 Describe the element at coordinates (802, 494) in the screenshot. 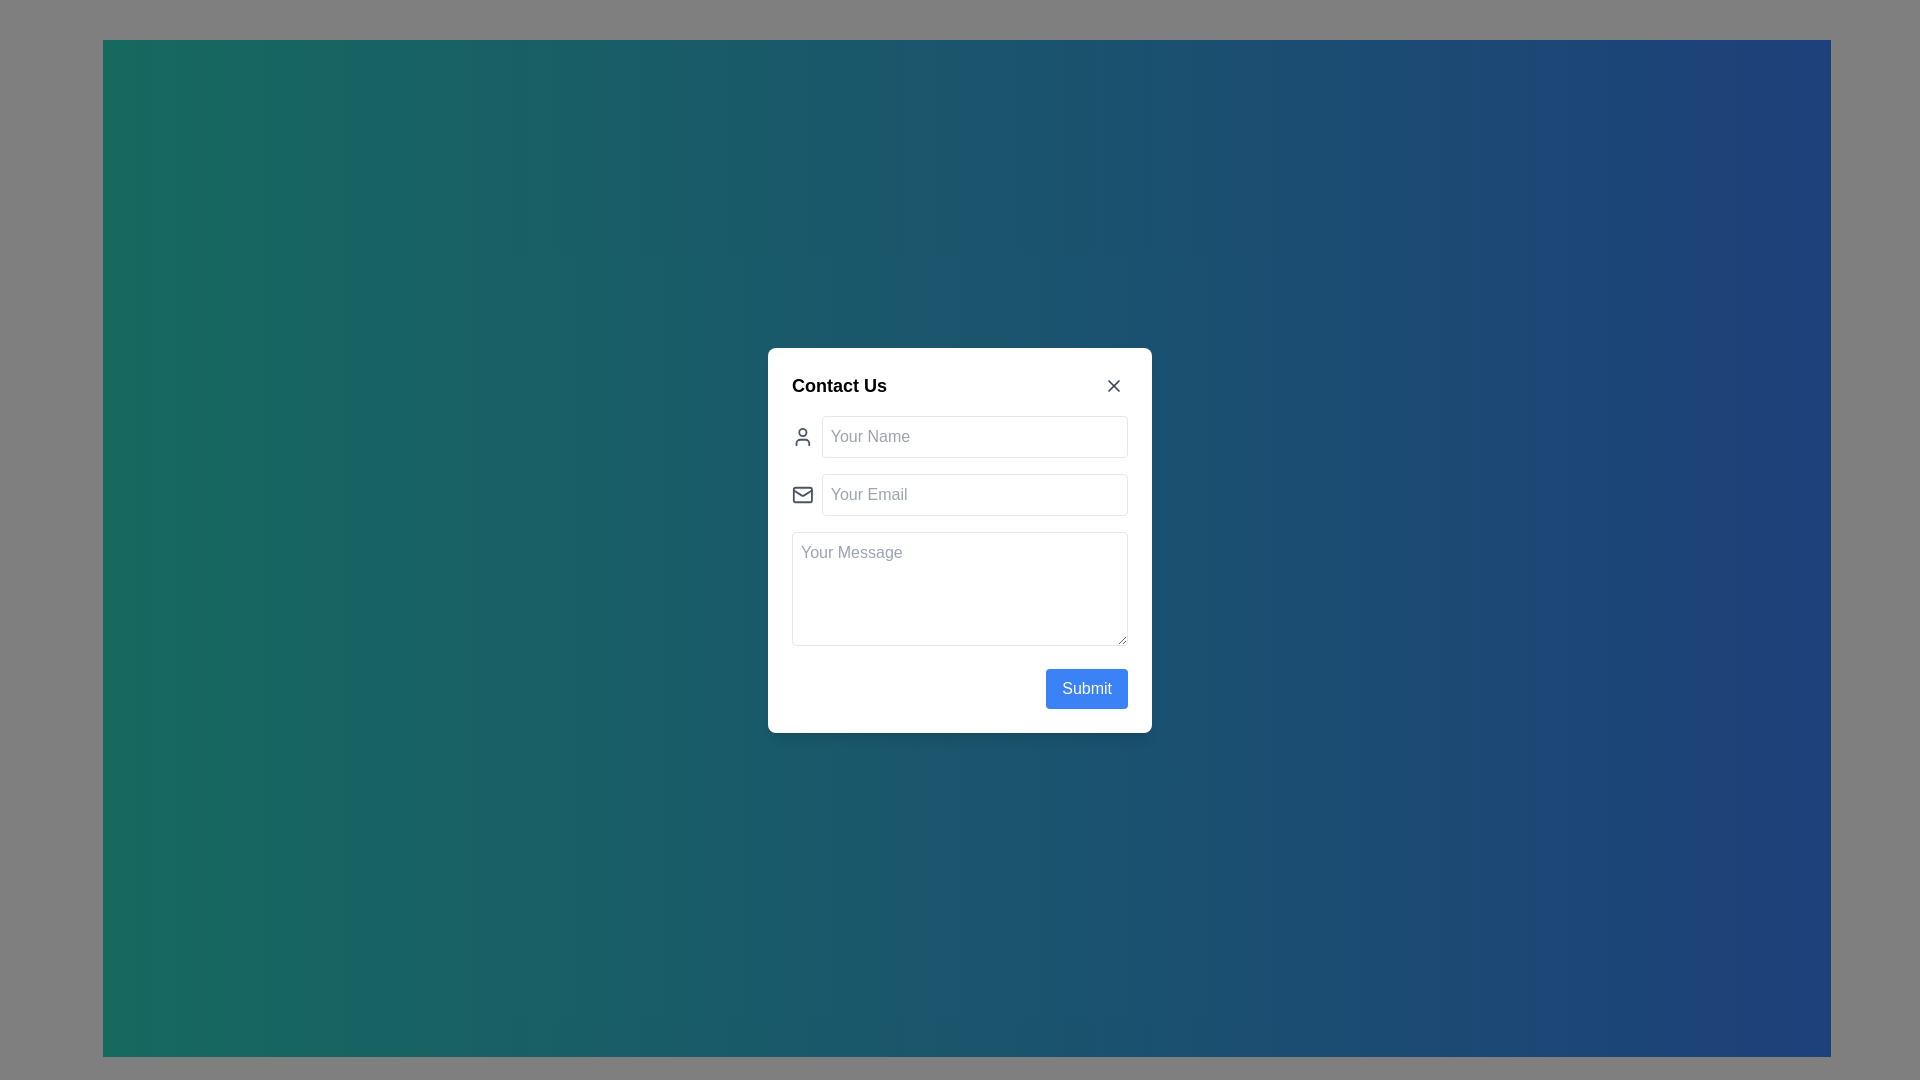

I see `the decorative SVG shape representing the email icon located in the 'Contact Us' form interface, specifically positioned below the 'Your Name' icon and to the left of the 'Your Email' text field` at that location.